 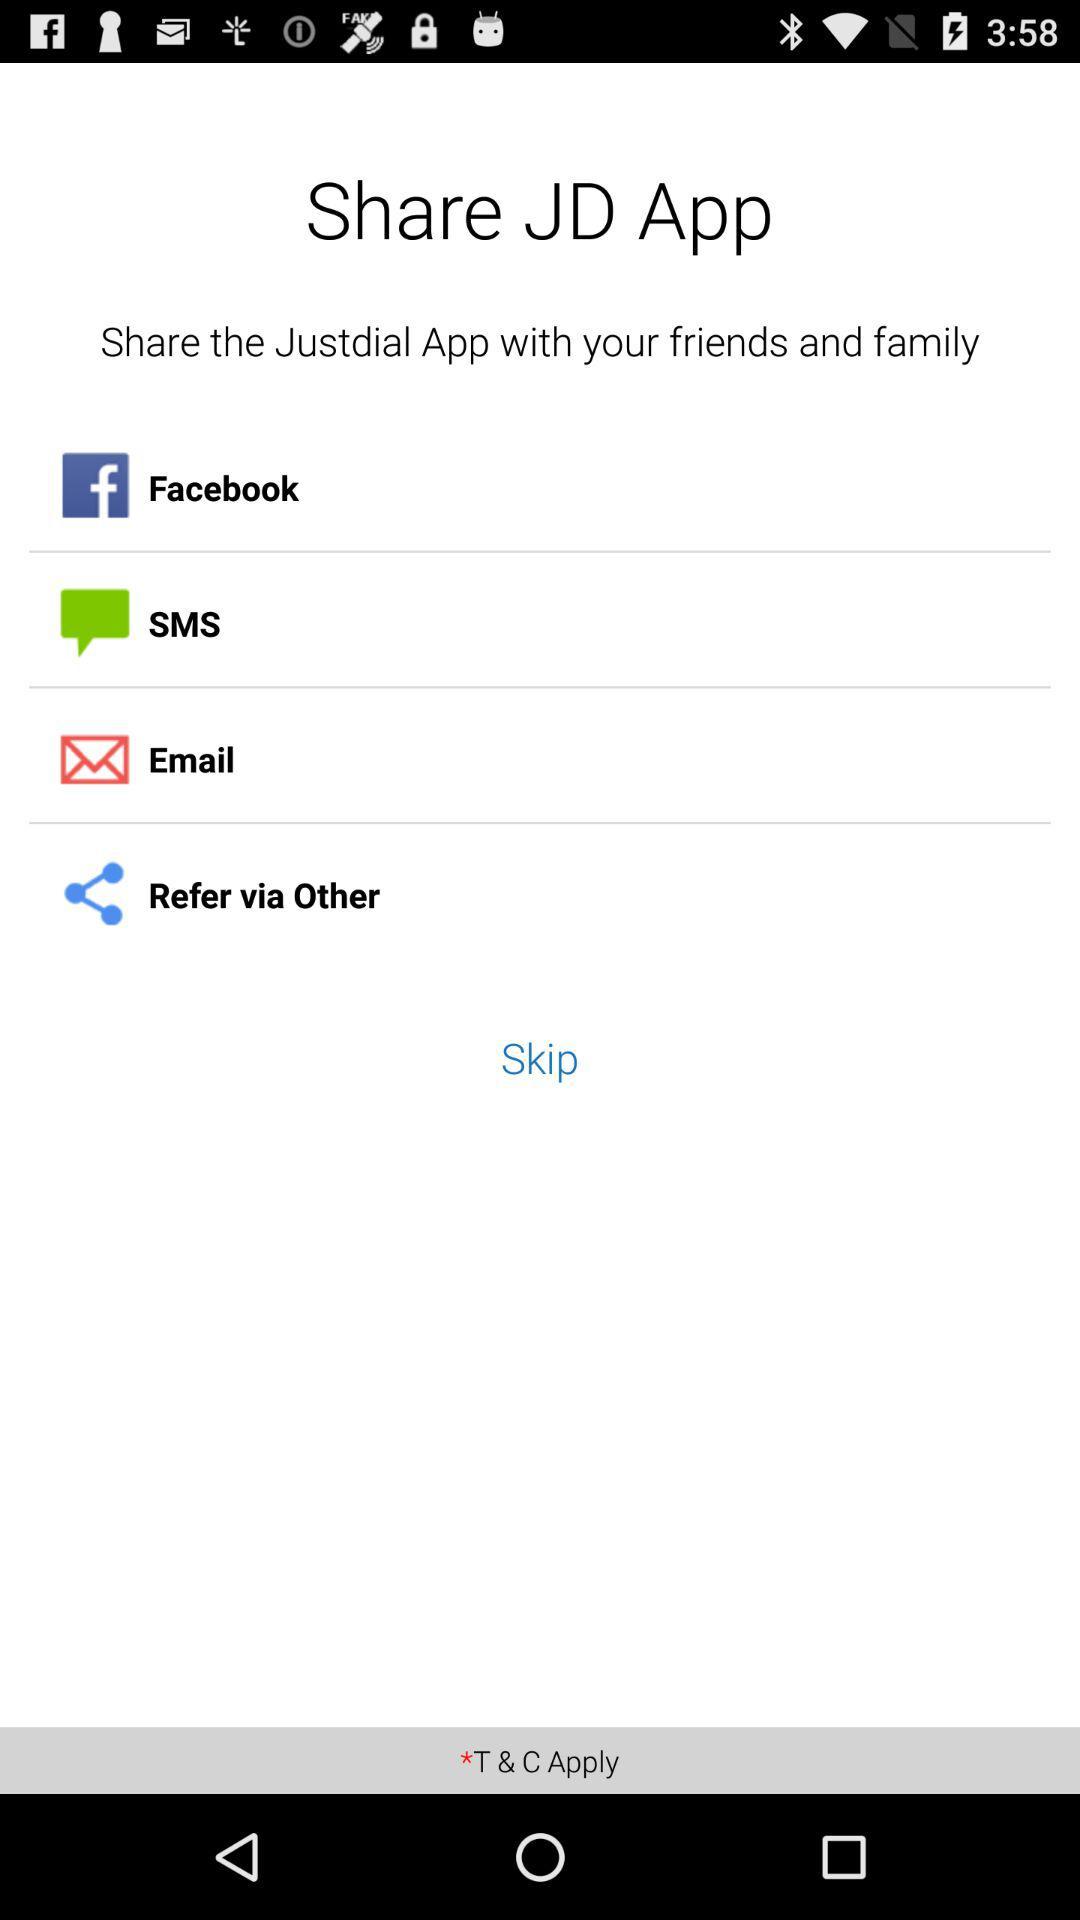 What do you see at coordinates (540, 622) in the screenshot?
I see `item below facebook icon` at bounding box center [540, 622].